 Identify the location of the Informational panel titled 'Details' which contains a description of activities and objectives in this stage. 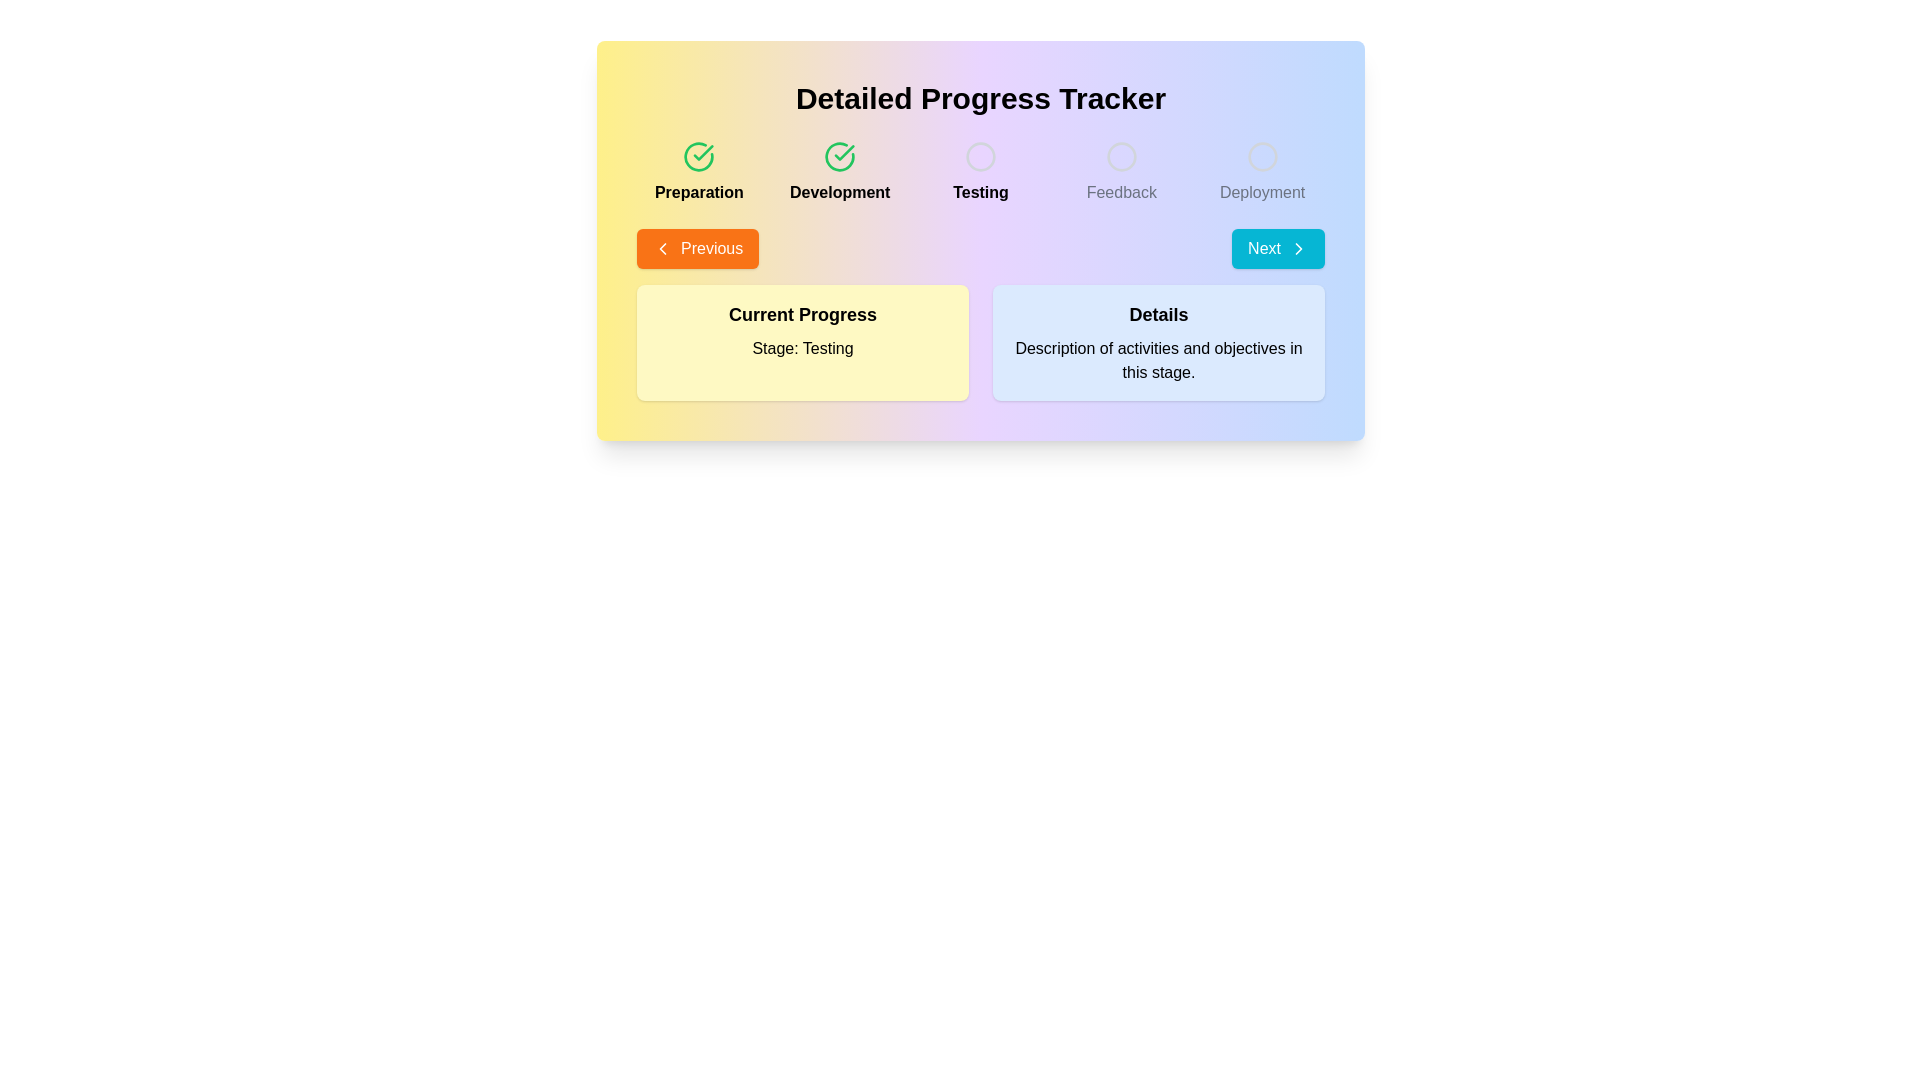
(1158, 342).